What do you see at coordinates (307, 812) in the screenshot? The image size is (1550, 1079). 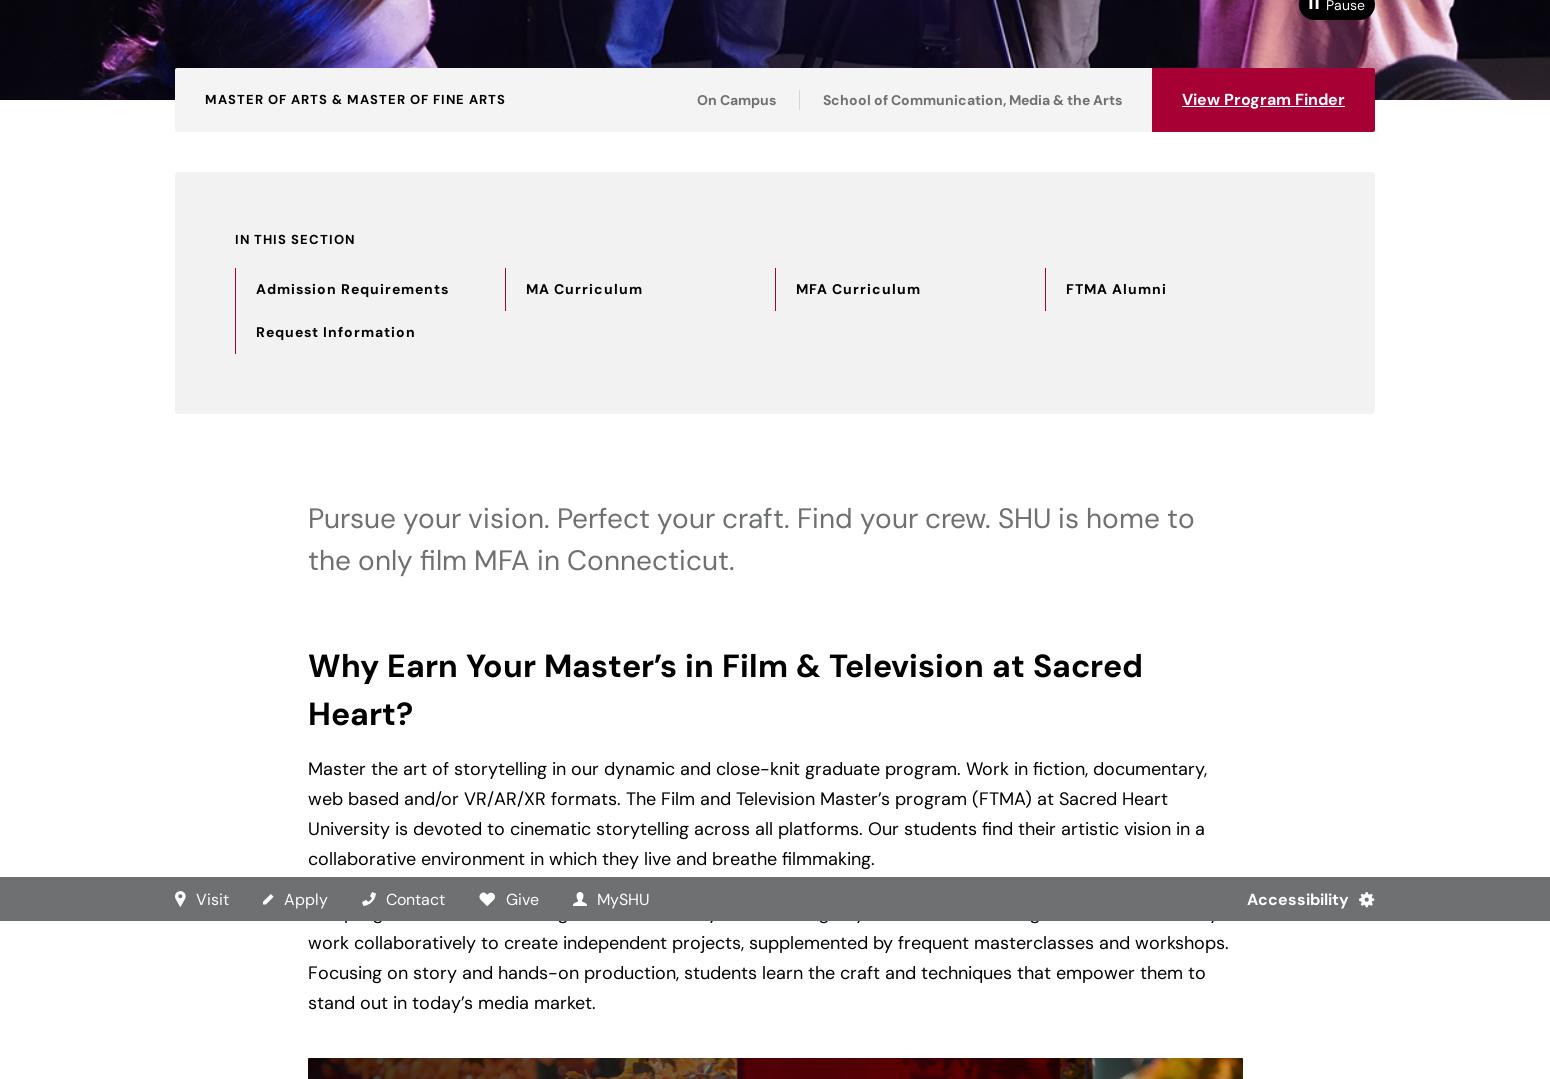 I see `'Master the art of storytelling in our dynamic and close-knit graduate program. Work in fiction, documentary, web based and/or VR/AR/XR formats. The Film and Television Master’s program (FTMA) at Sacred Heart University is devoted to cinematic storytelling across all platforms. Our students find their artistic vision in a collaborative environment in which they live and breathe filmmaking.'` at bounding box center [307, 812].